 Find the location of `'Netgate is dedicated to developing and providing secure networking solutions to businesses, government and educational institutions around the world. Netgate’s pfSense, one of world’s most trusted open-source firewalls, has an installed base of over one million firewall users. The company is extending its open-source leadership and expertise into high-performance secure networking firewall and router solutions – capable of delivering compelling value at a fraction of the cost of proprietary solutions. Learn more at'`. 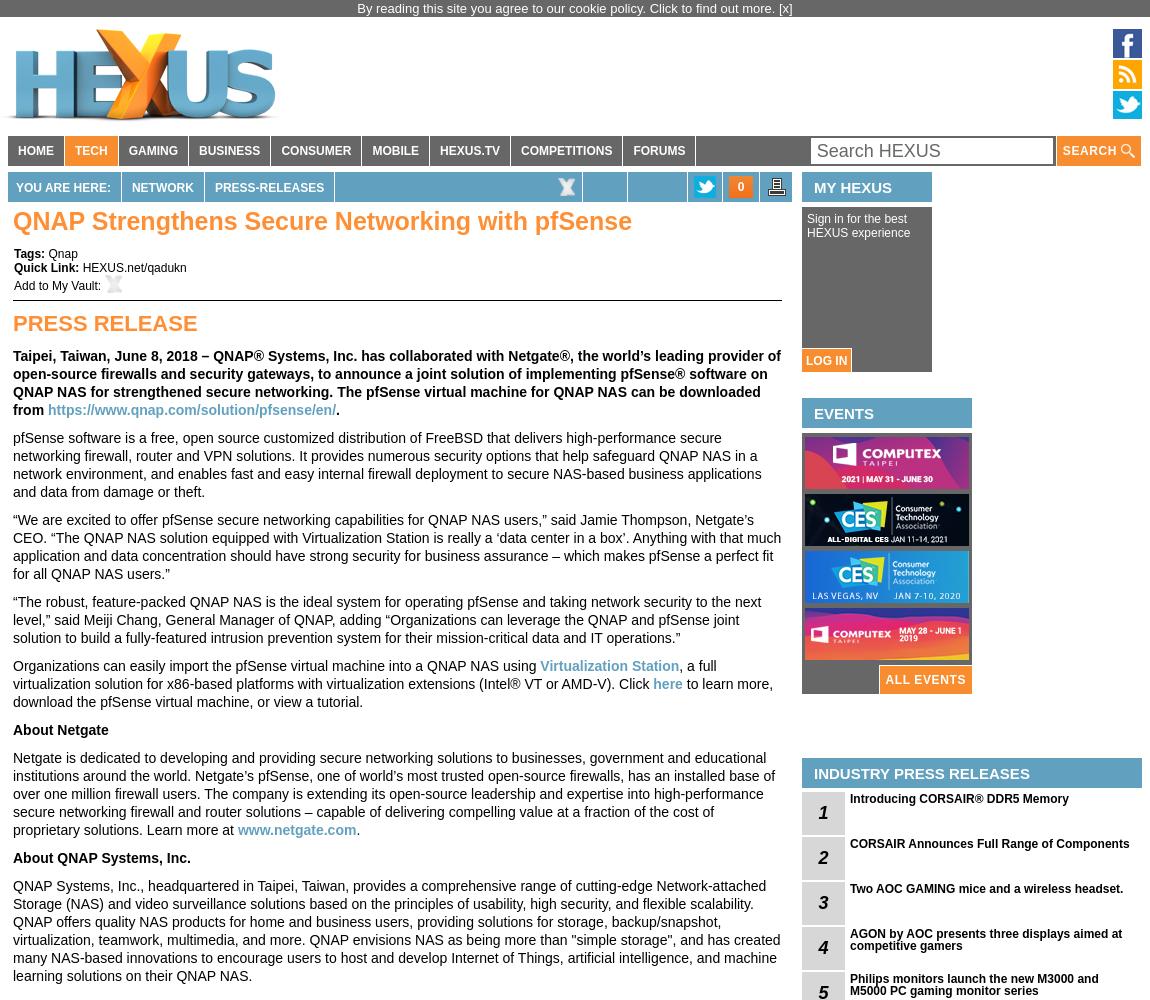

'Netgate is dedicated to developing and providing secure networking solutions to businesses, government and educational institutions around the world. Netgate’s pfSense, one of world’s most trusted open-source firewalls, has an installed base of over one million firewall users. The company is extending its open-source leadership and expertise into high-performance secure networking firewall and router solutions – capable of delivering compelling value at a fraction of the cost of proprietary solutions. Learn more at' is located at coordinates (393, 794).